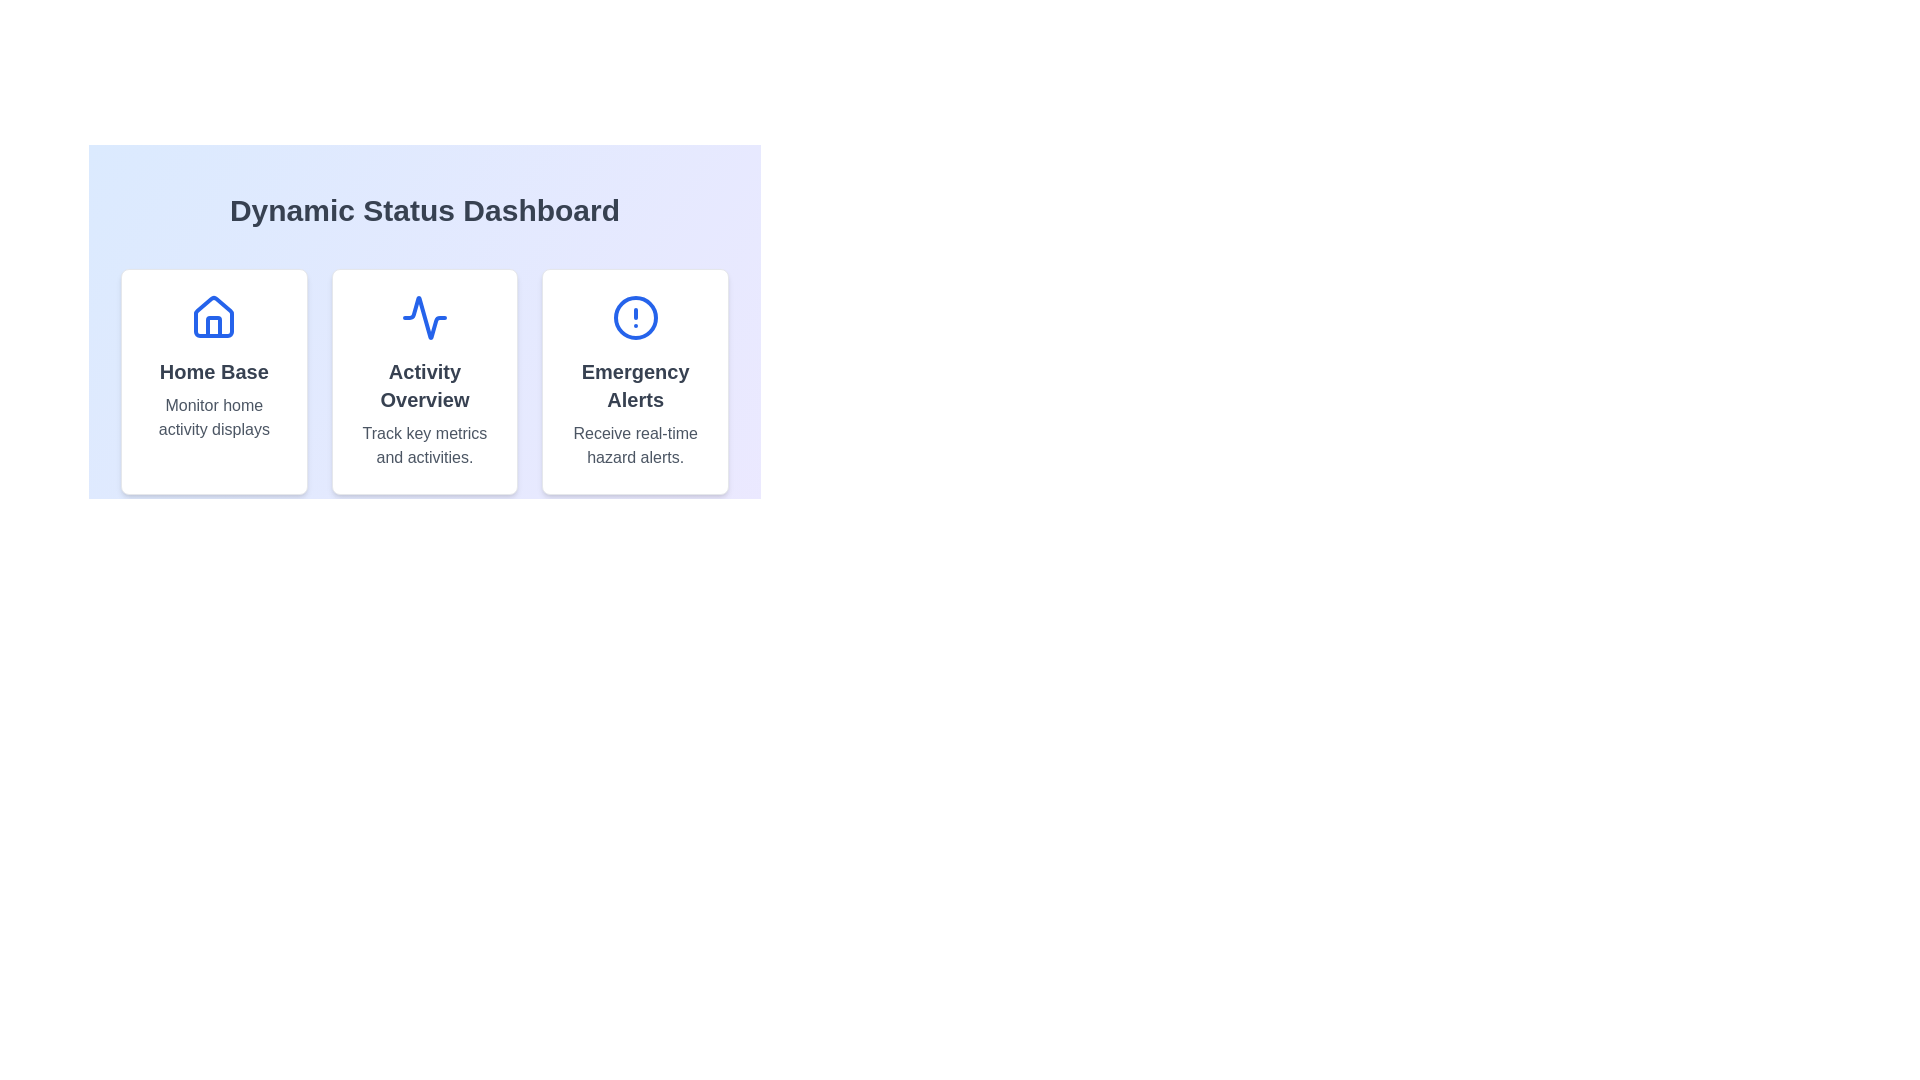 This screenshot has width=1920, height=1080. I want to click on text label displaying 'Track key metrics and activities.' located at the bottom of the 'Activity Overview' card, so click(423, 445).